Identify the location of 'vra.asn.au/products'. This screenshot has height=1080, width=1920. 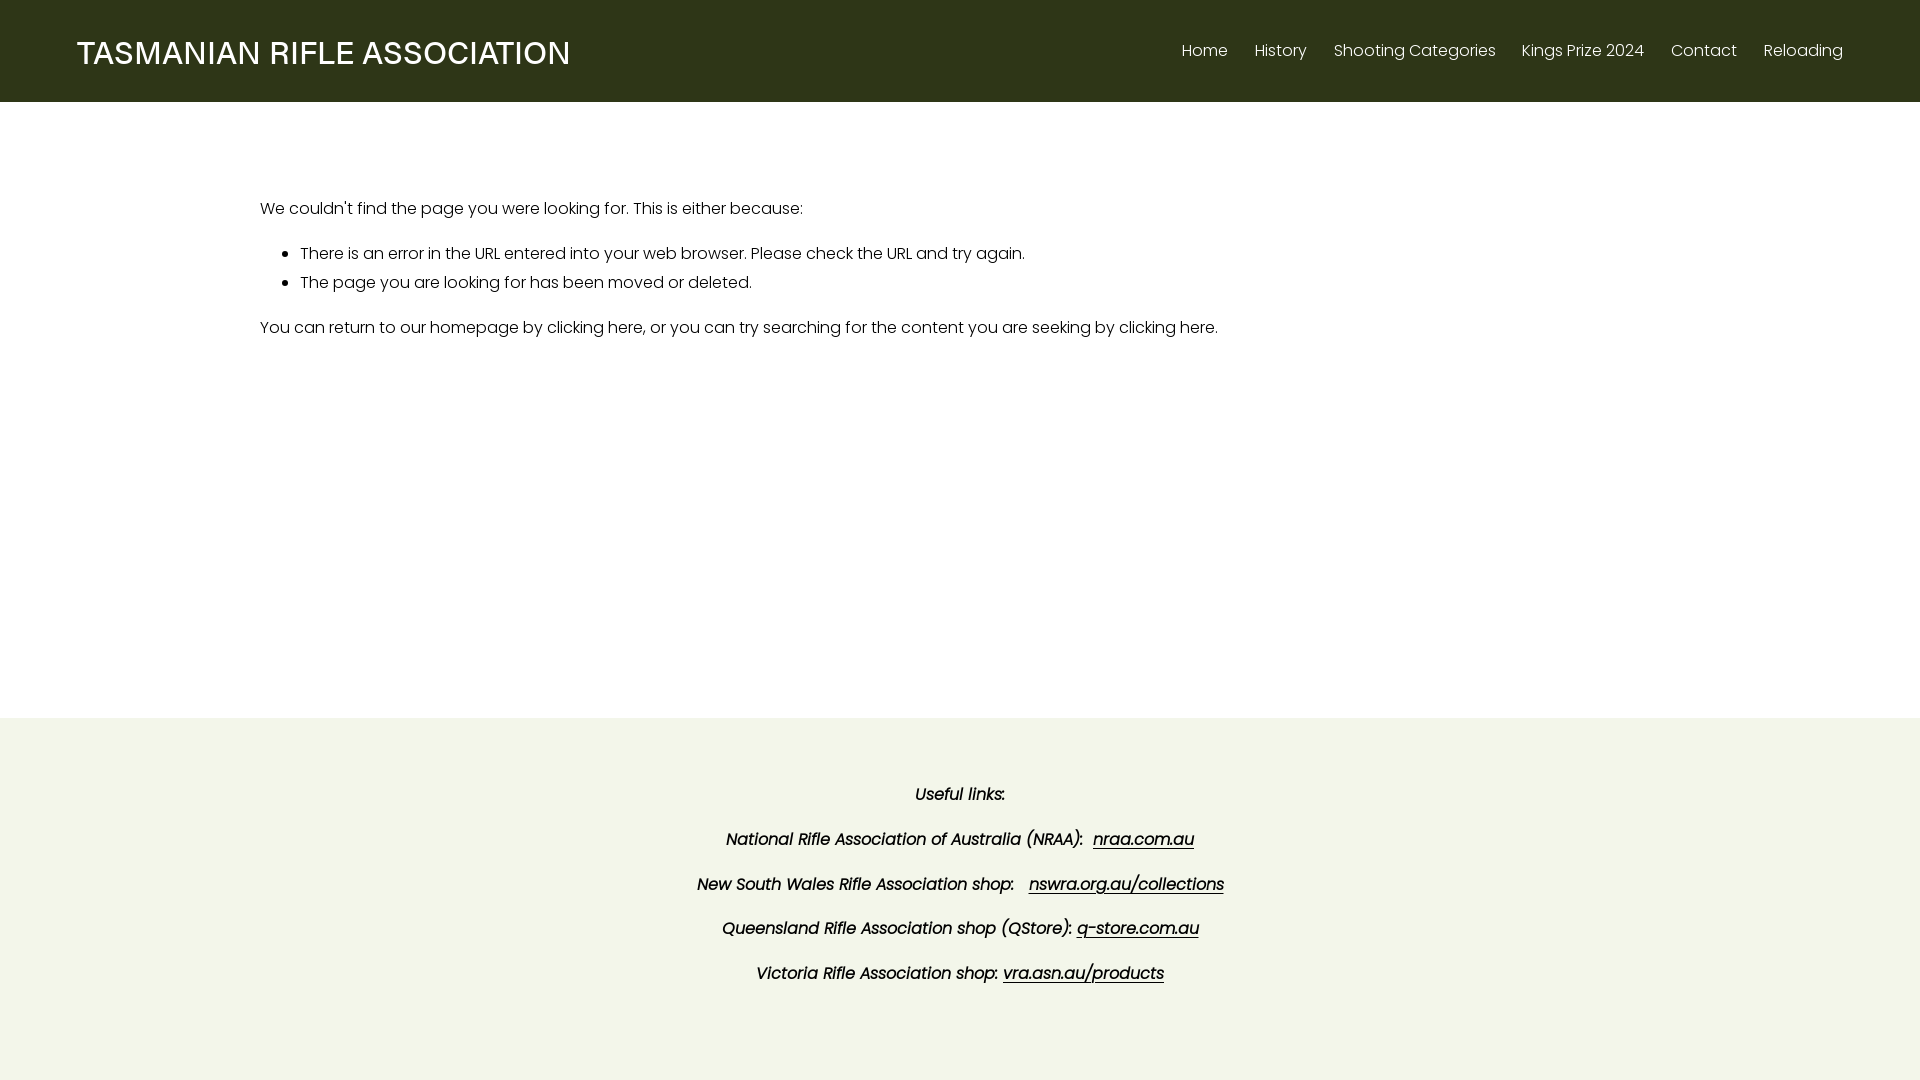
(1082, 973).